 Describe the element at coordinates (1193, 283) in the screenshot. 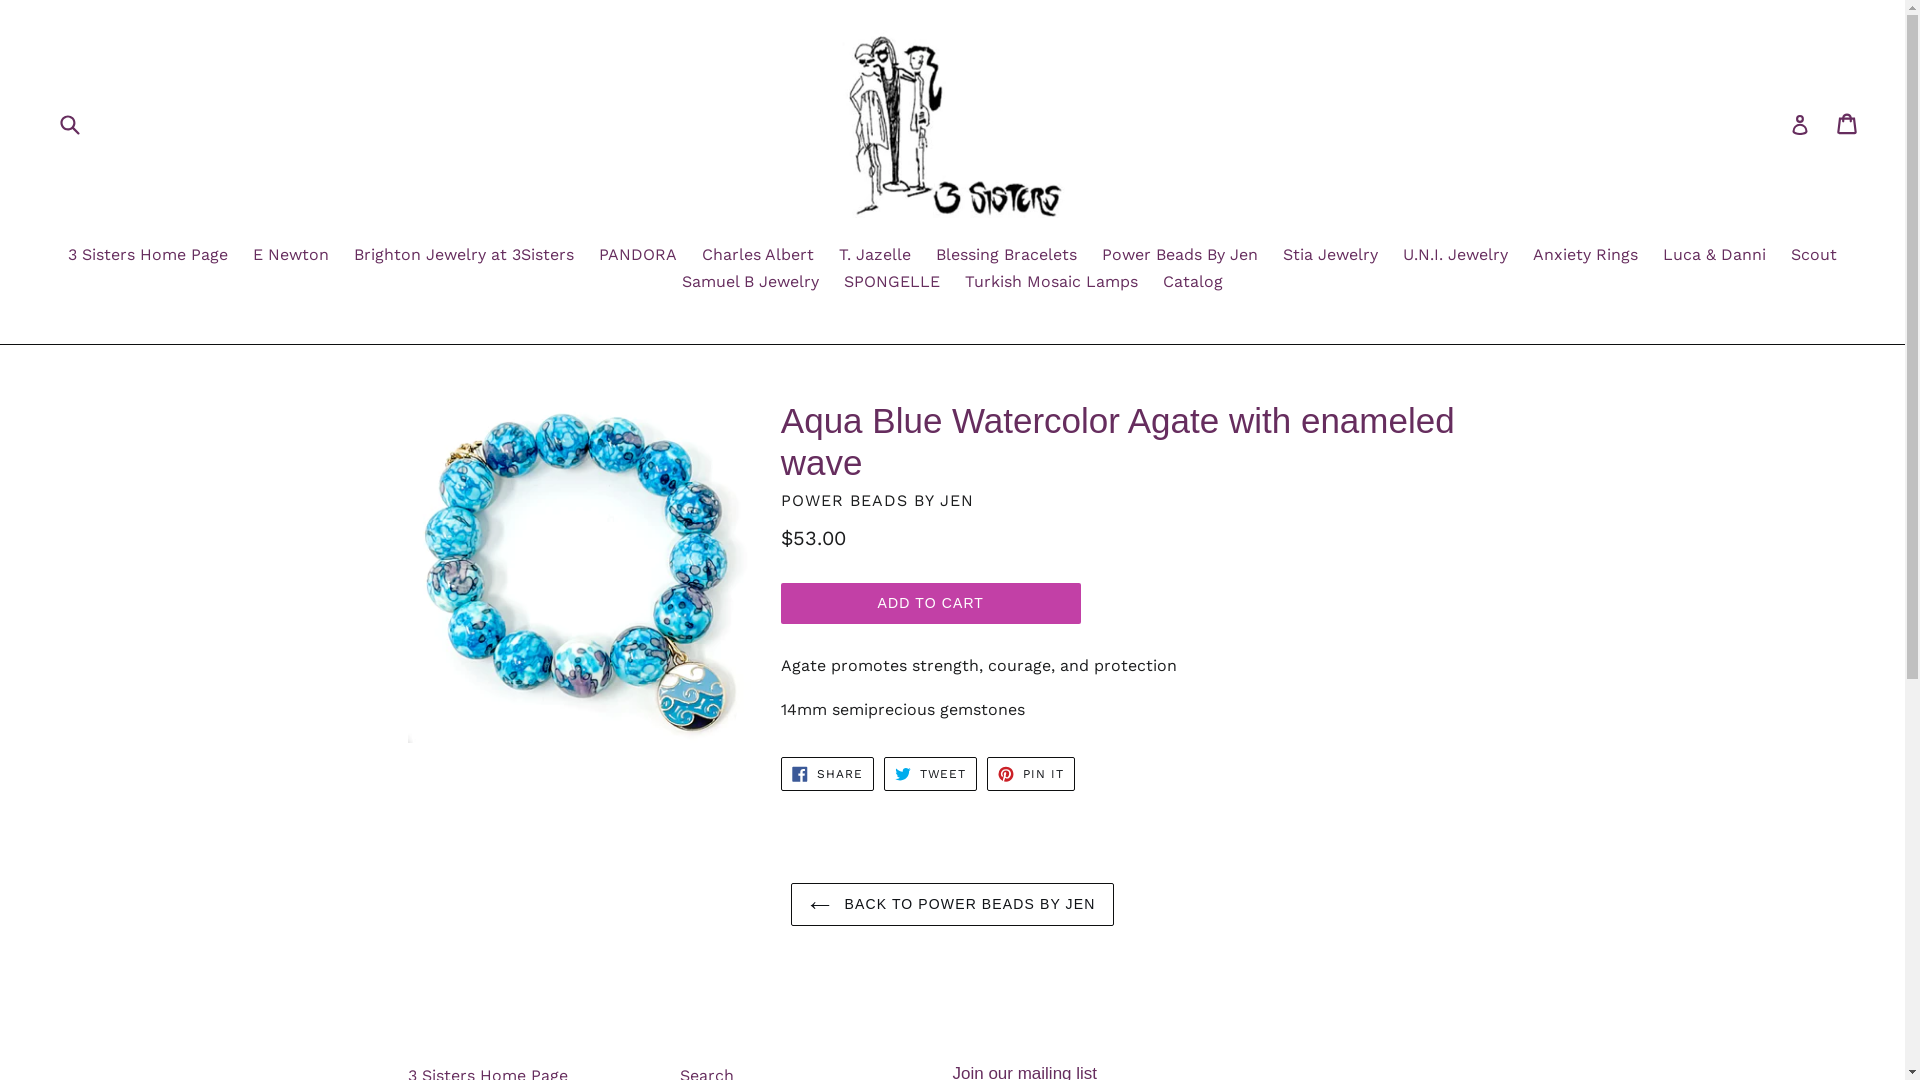

I see `'Catalog'` at that location.